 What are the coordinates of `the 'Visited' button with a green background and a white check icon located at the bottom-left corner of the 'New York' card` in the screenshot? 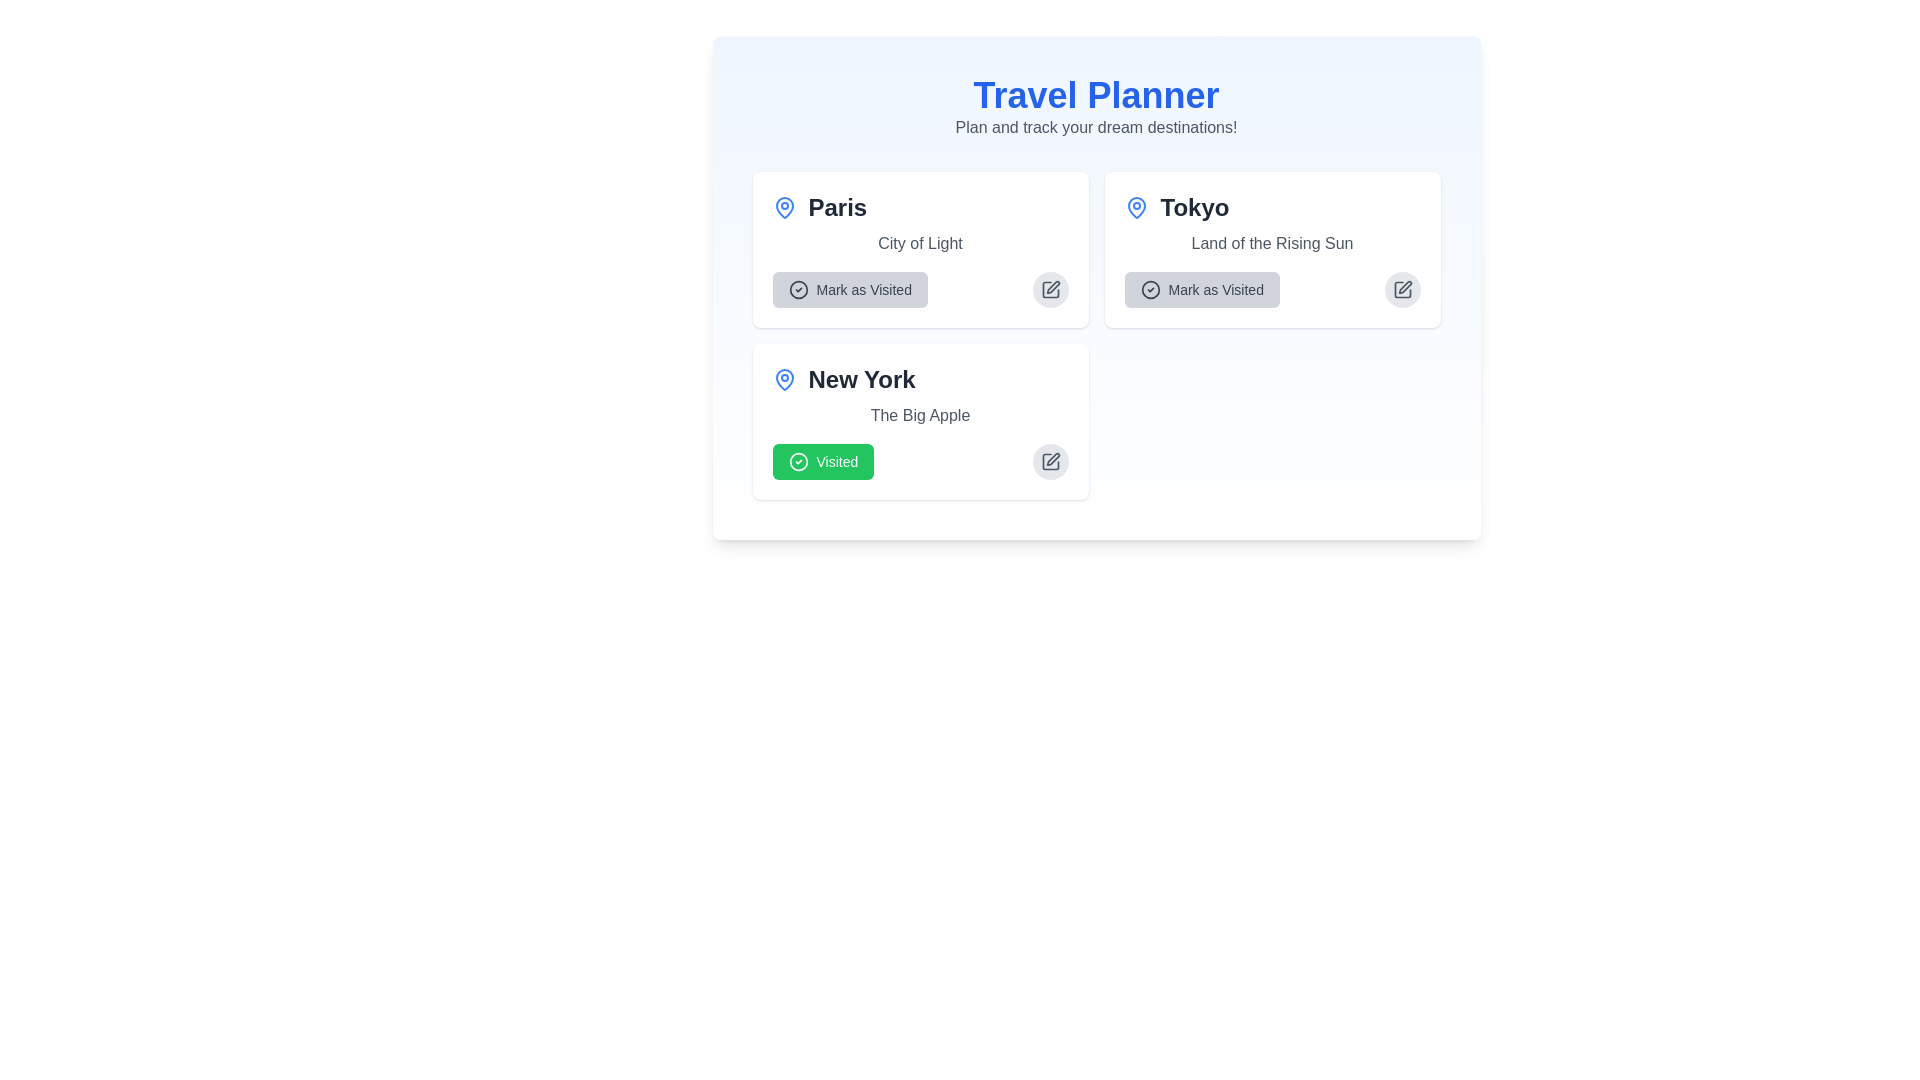 It's located at (823, 462).